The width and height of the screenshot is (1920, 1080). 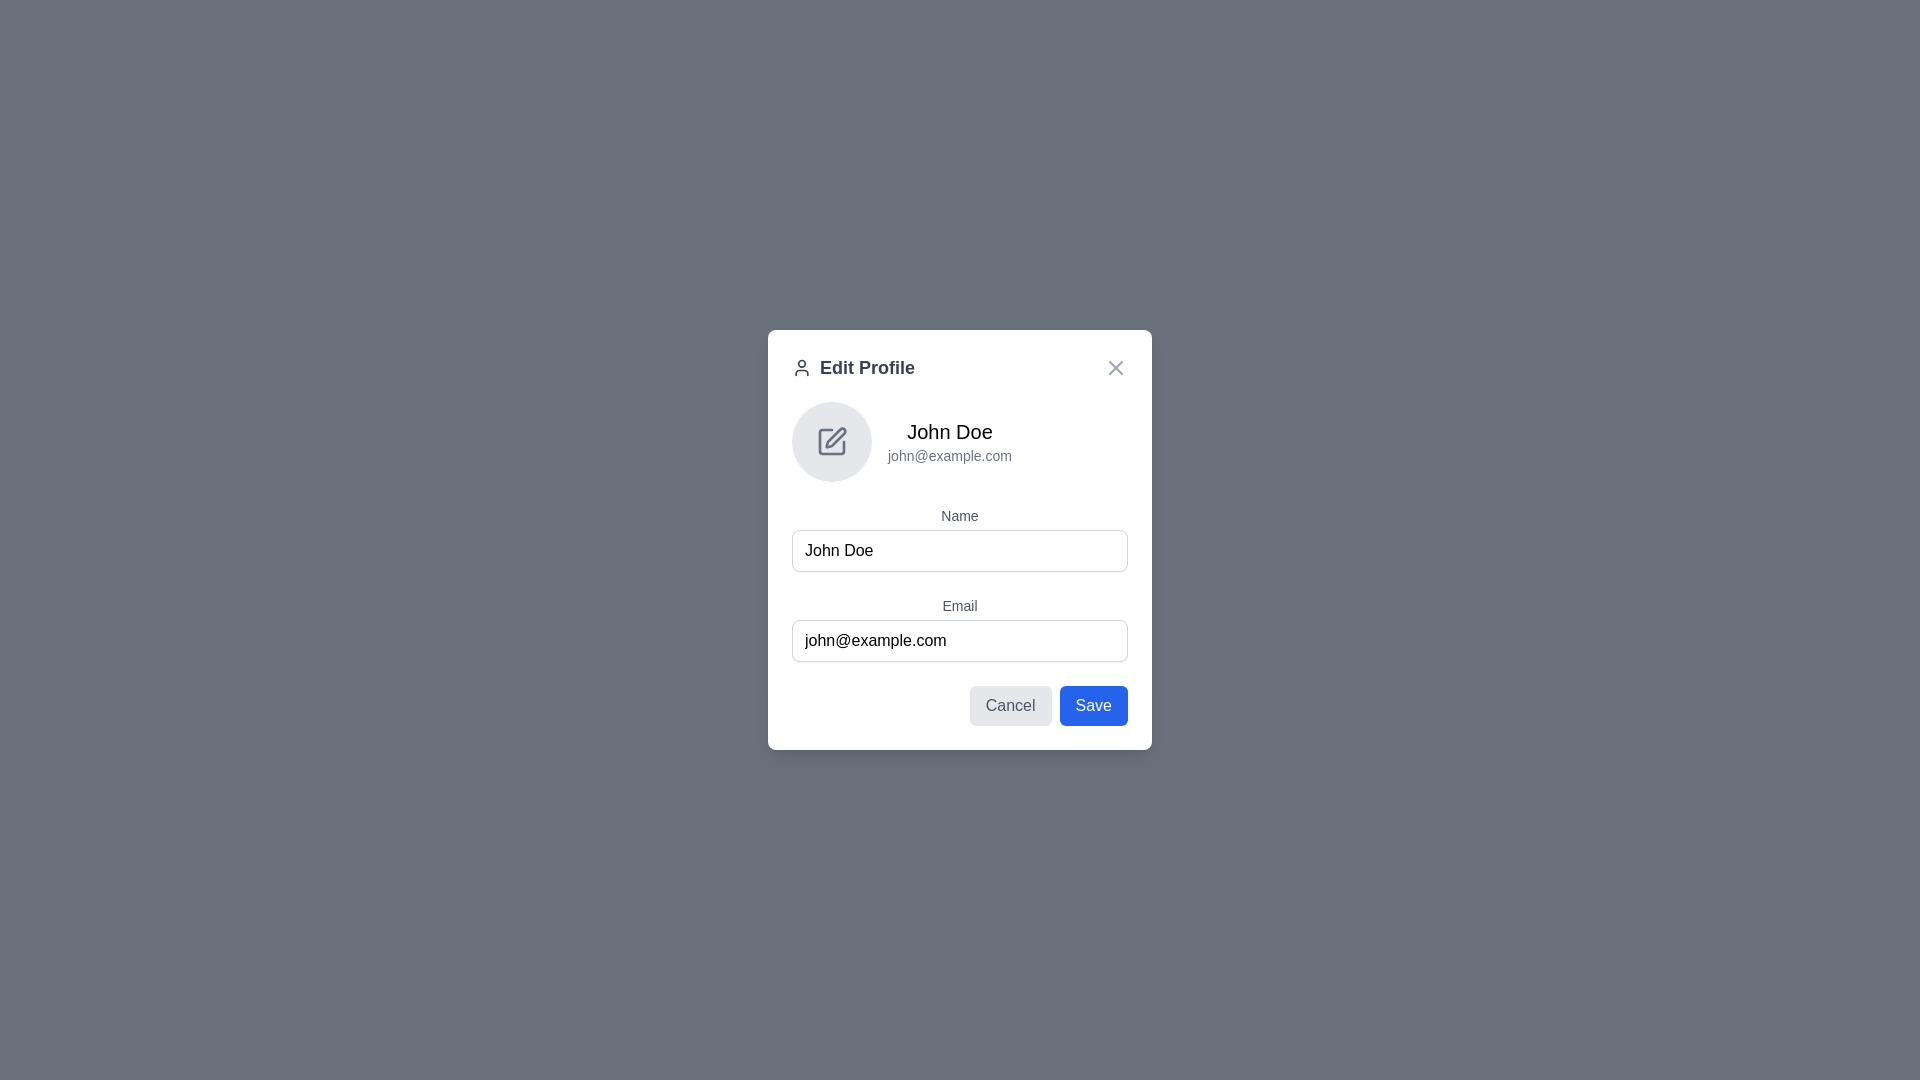 I want to click on the user profile editing SVG icon located at the top-left corner of the modal window, which visually cues the 'Edit Profile' text, so click(x=801, y=367).